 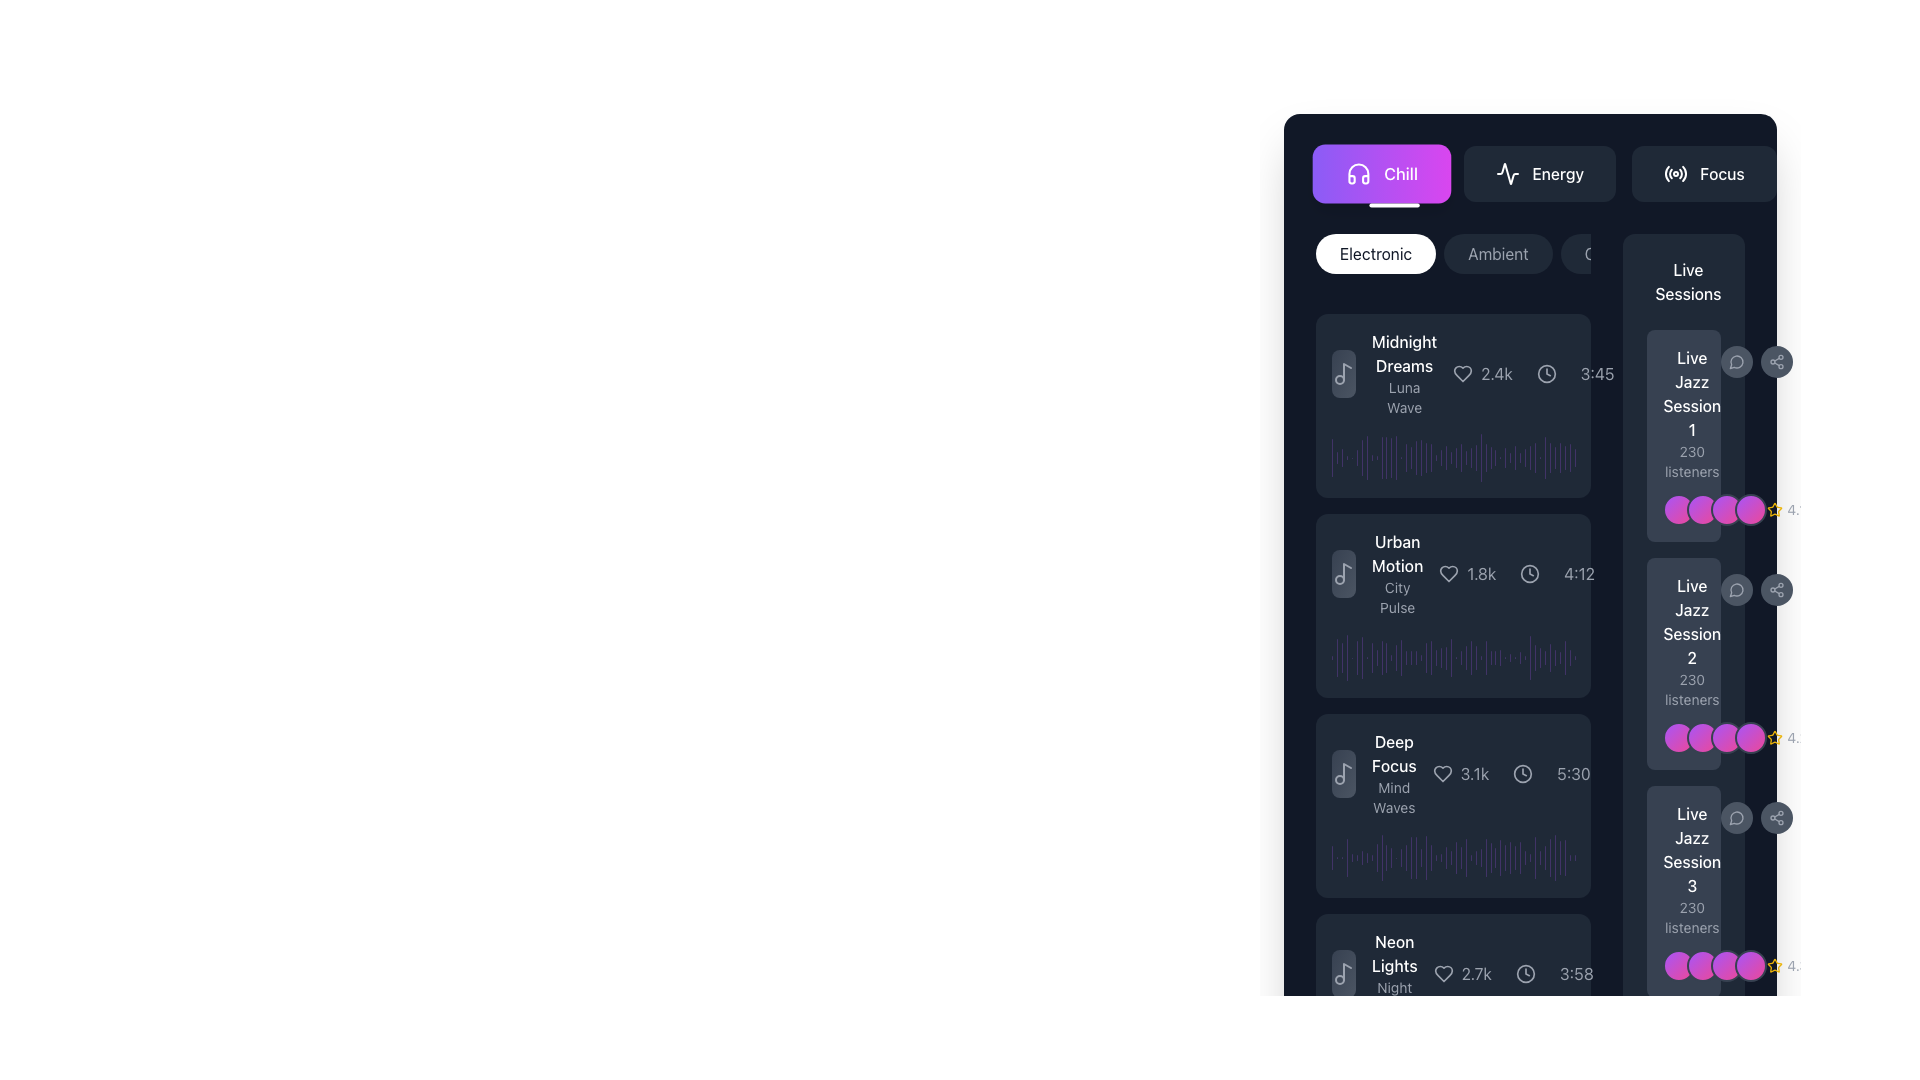 What do you see at coordinates (1735, 818) in the screenshot?
I see `the circular speech bubble icon located in the rightmost column of the session listing interface, aligned with the 'Live Jazz Session 3' entry` at bounding box center [1735, 818].